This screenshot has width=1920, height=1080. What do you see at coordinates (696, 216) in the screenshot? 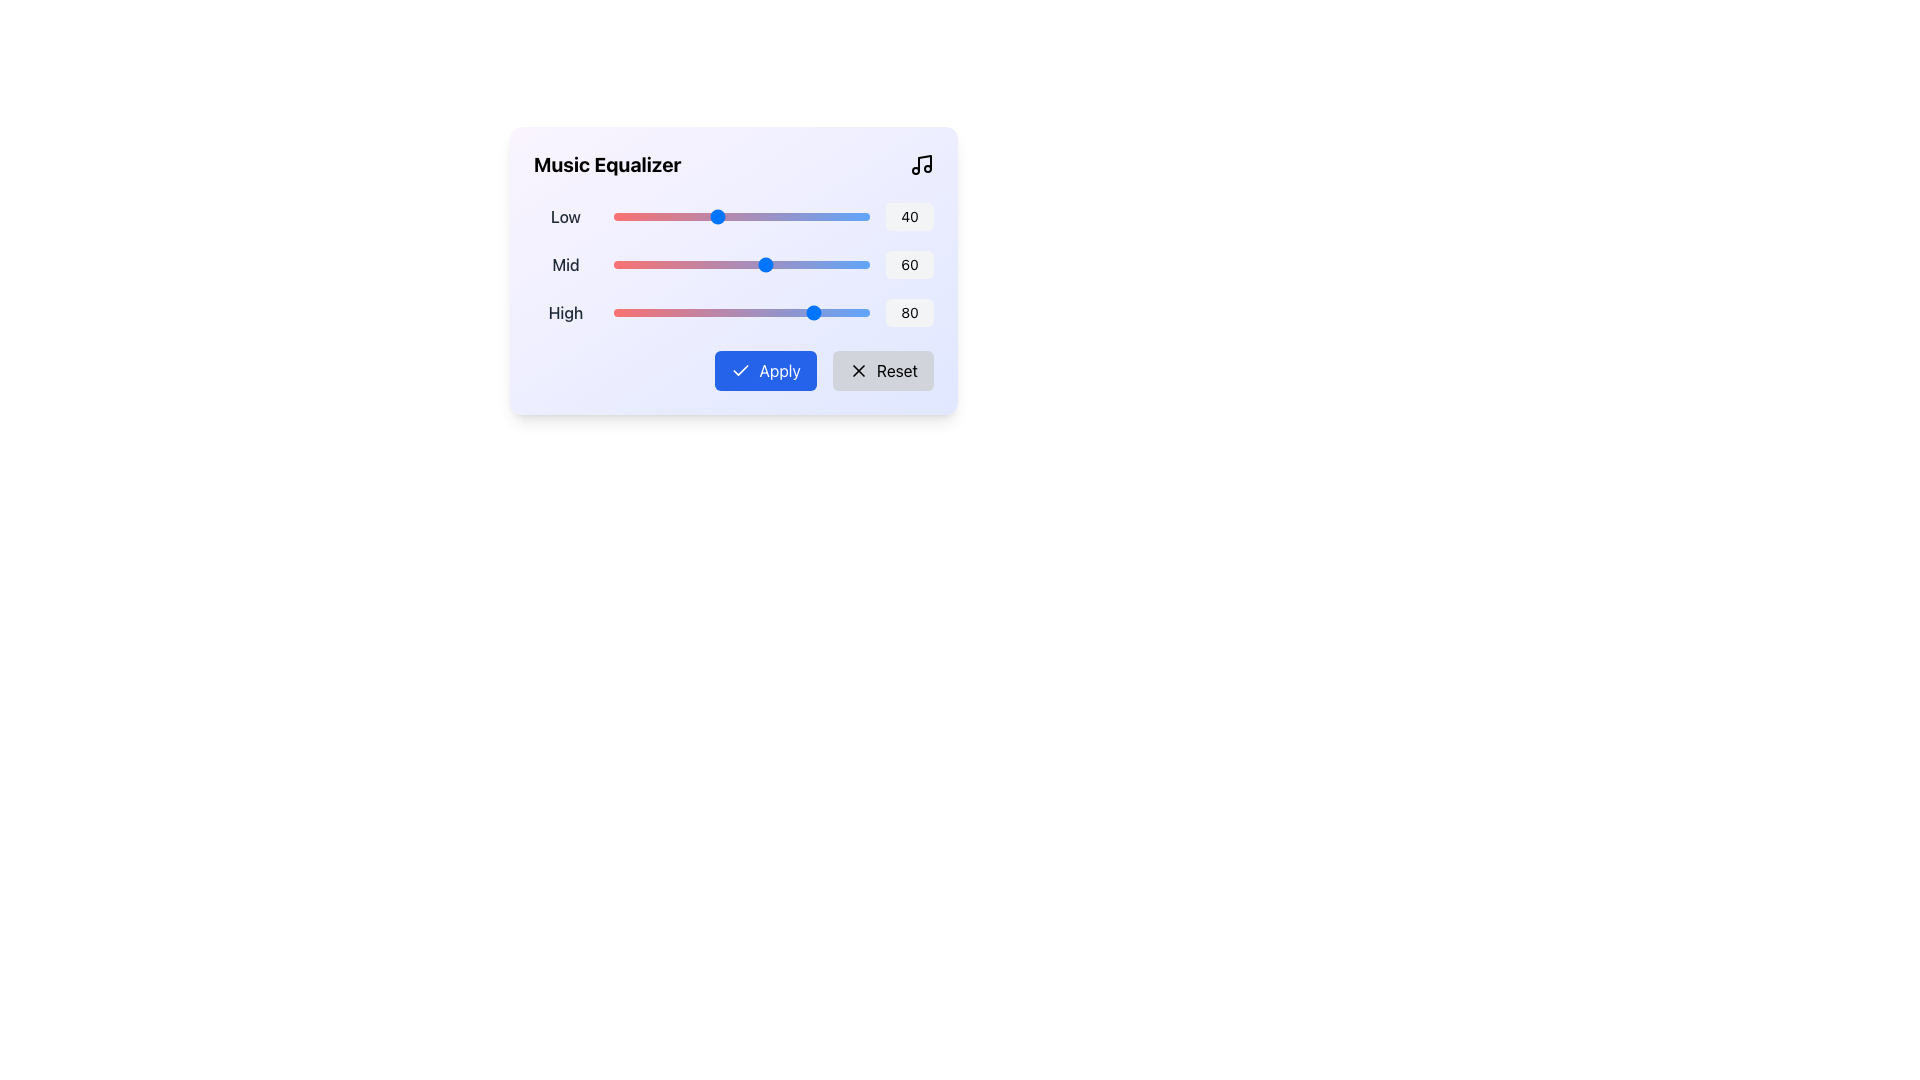
I see `the low equalizer slider` at bounding box center [696, 216].